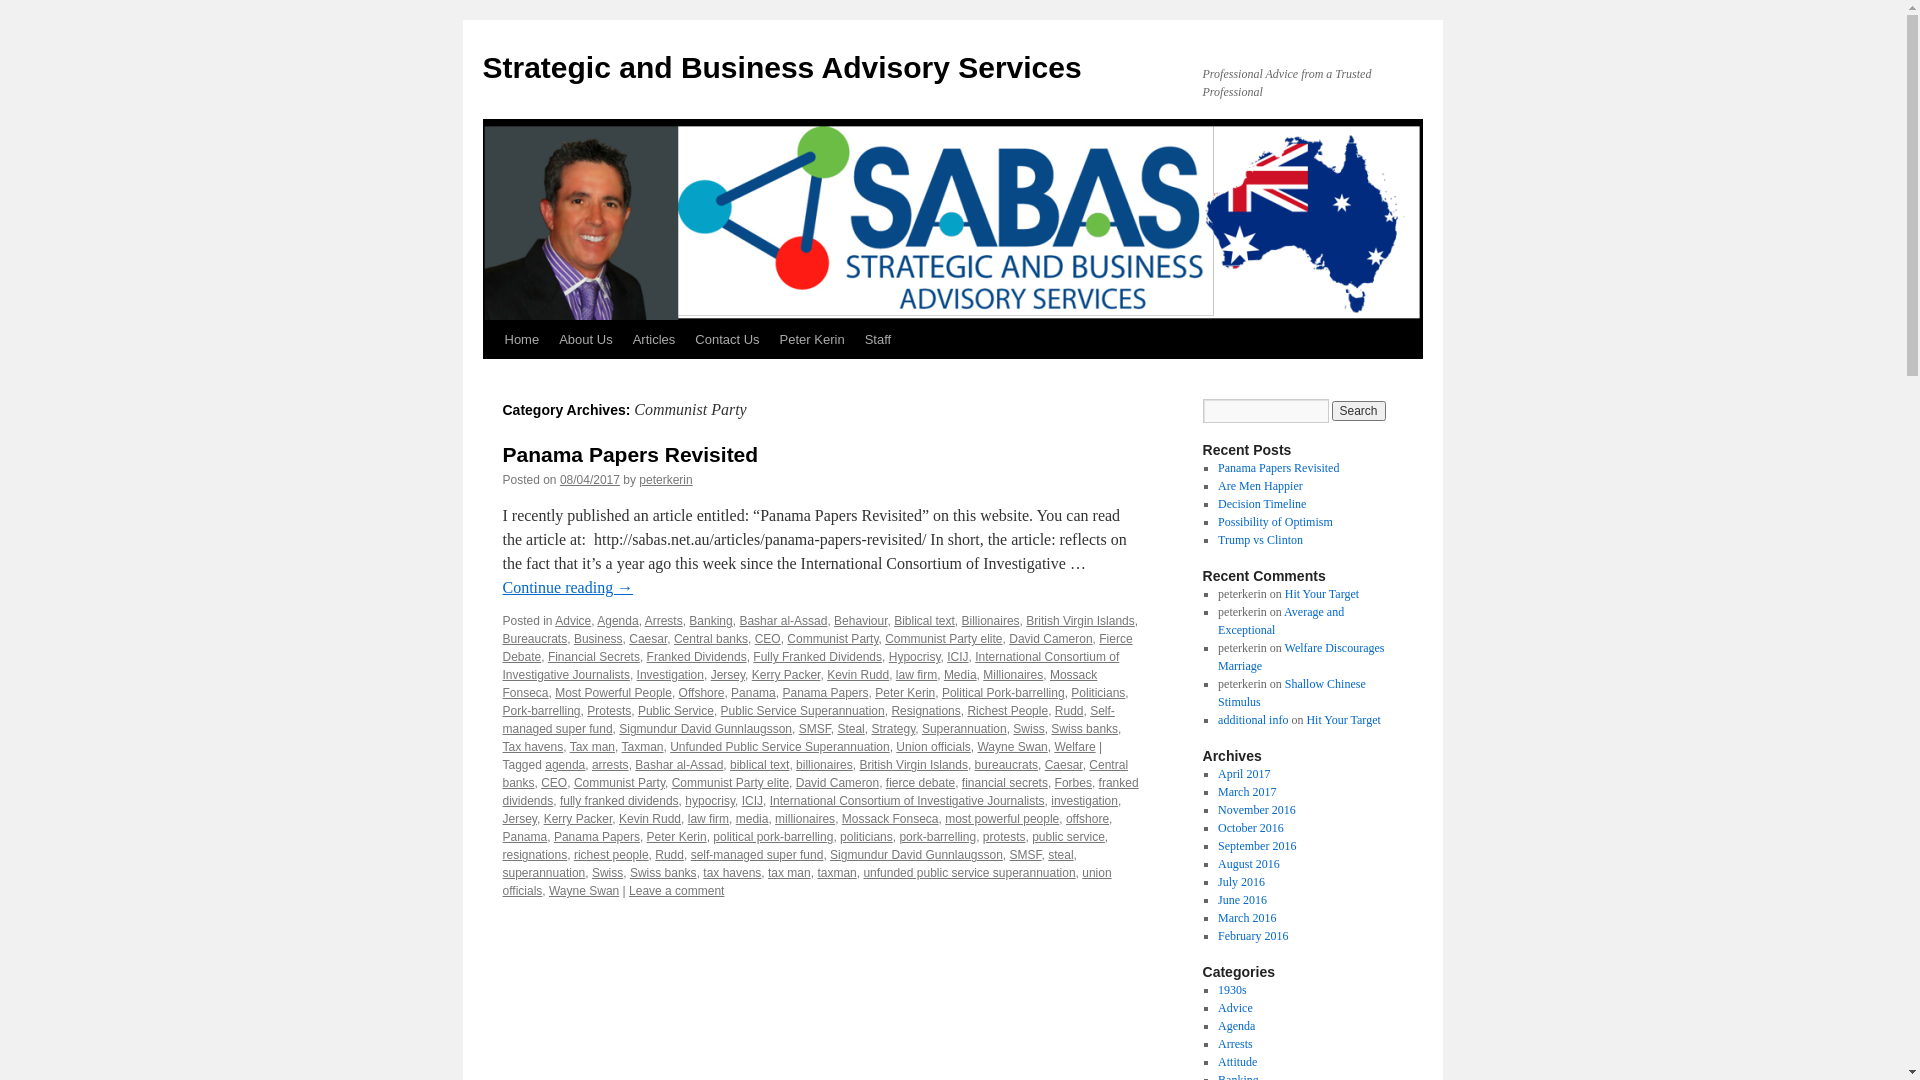 The height and width of the screenshot is (1080, 1920). Describe the element at coordinates (534, 639) in the screenshot. I see `'Bureaucrats'` at that location.